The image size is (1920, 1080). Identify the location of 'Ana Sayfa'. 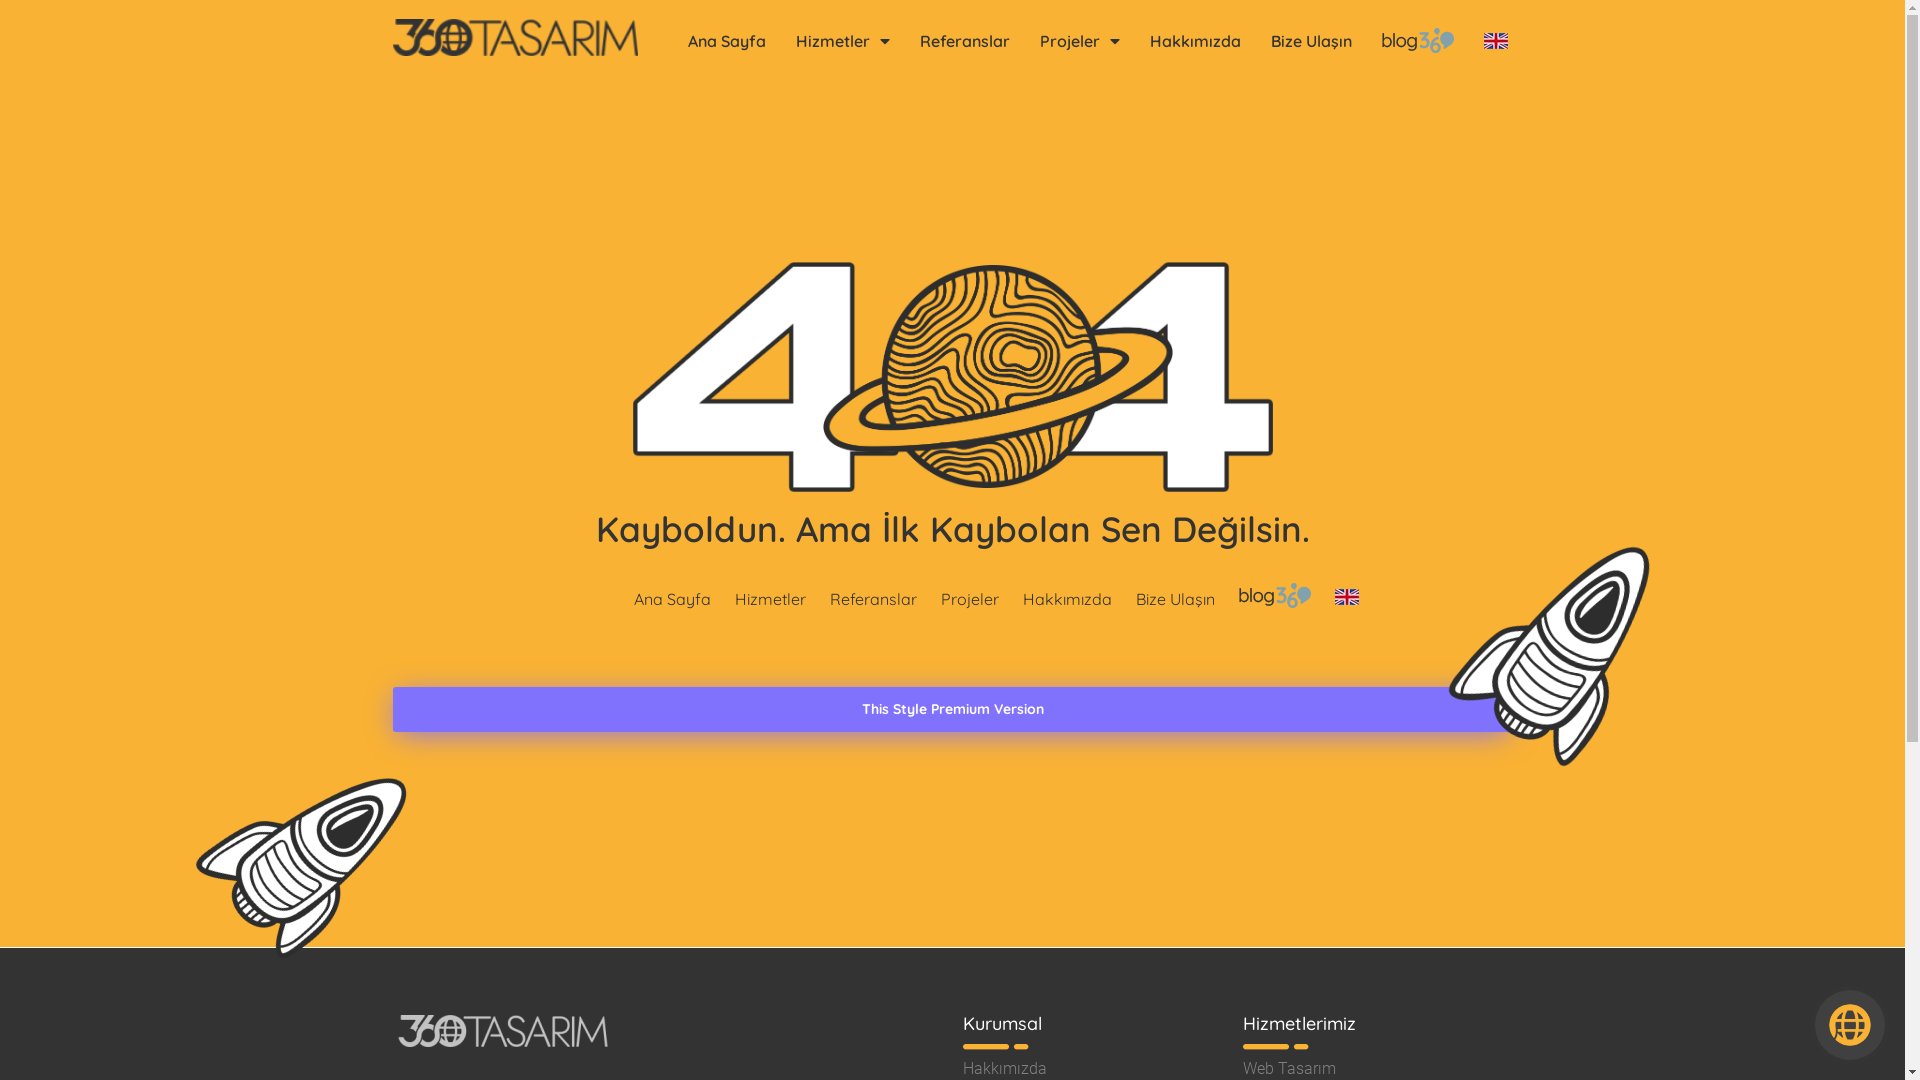
(672, 596).